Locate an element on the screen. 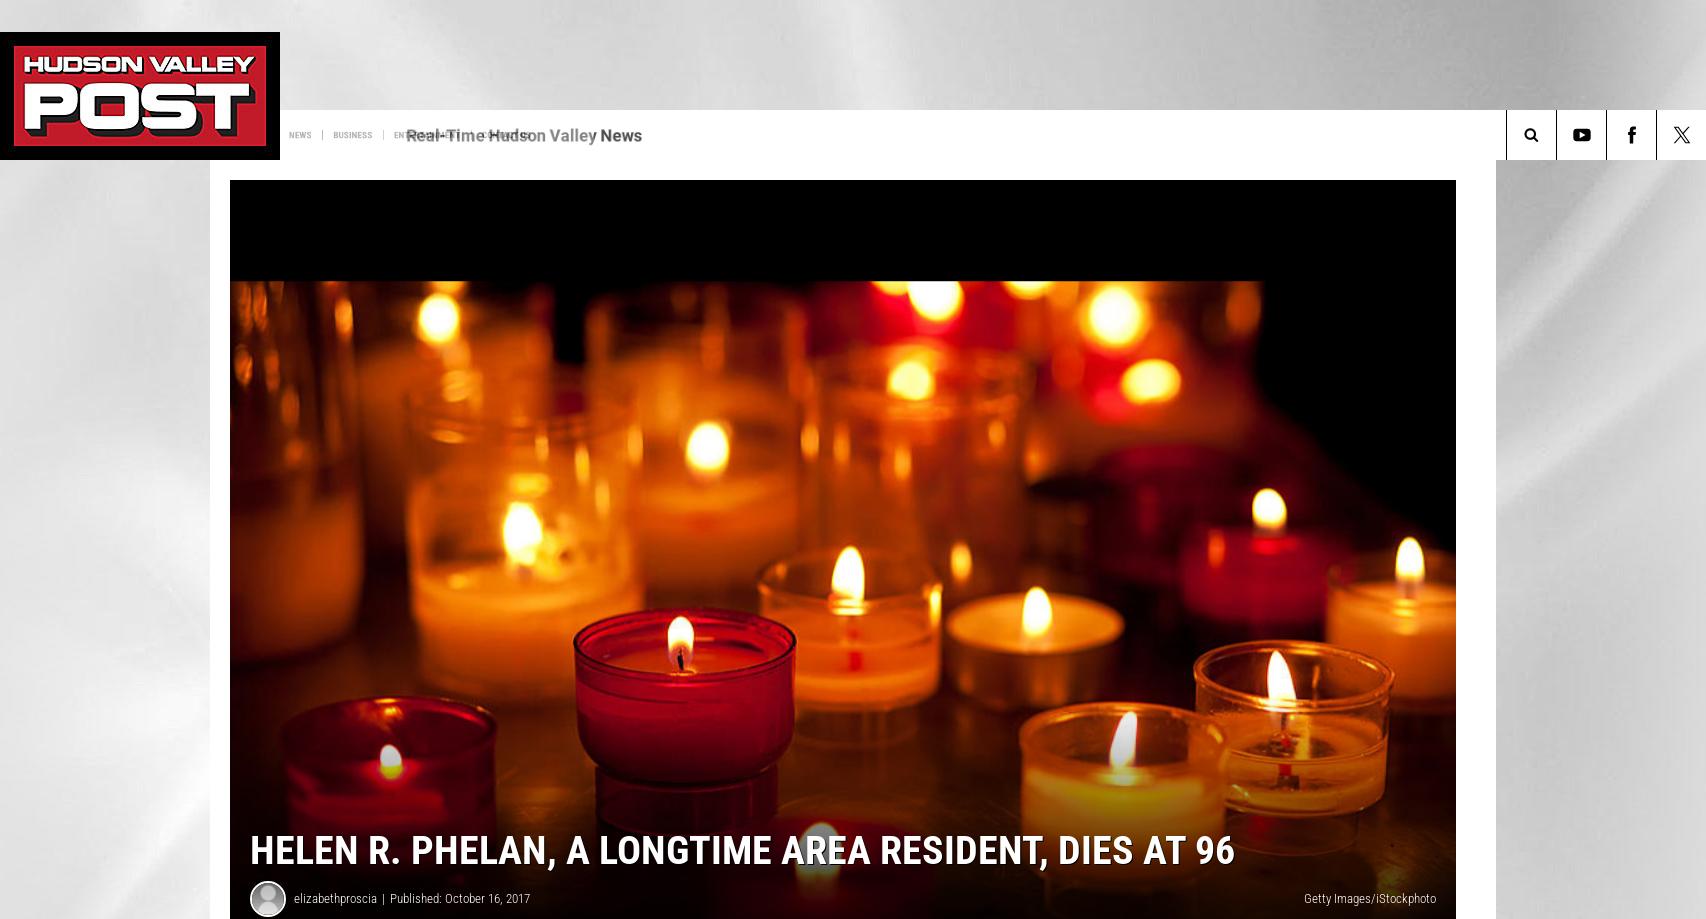 This screenshot has height=919, width=1706. 'News' is located at coordinates (485, 134).